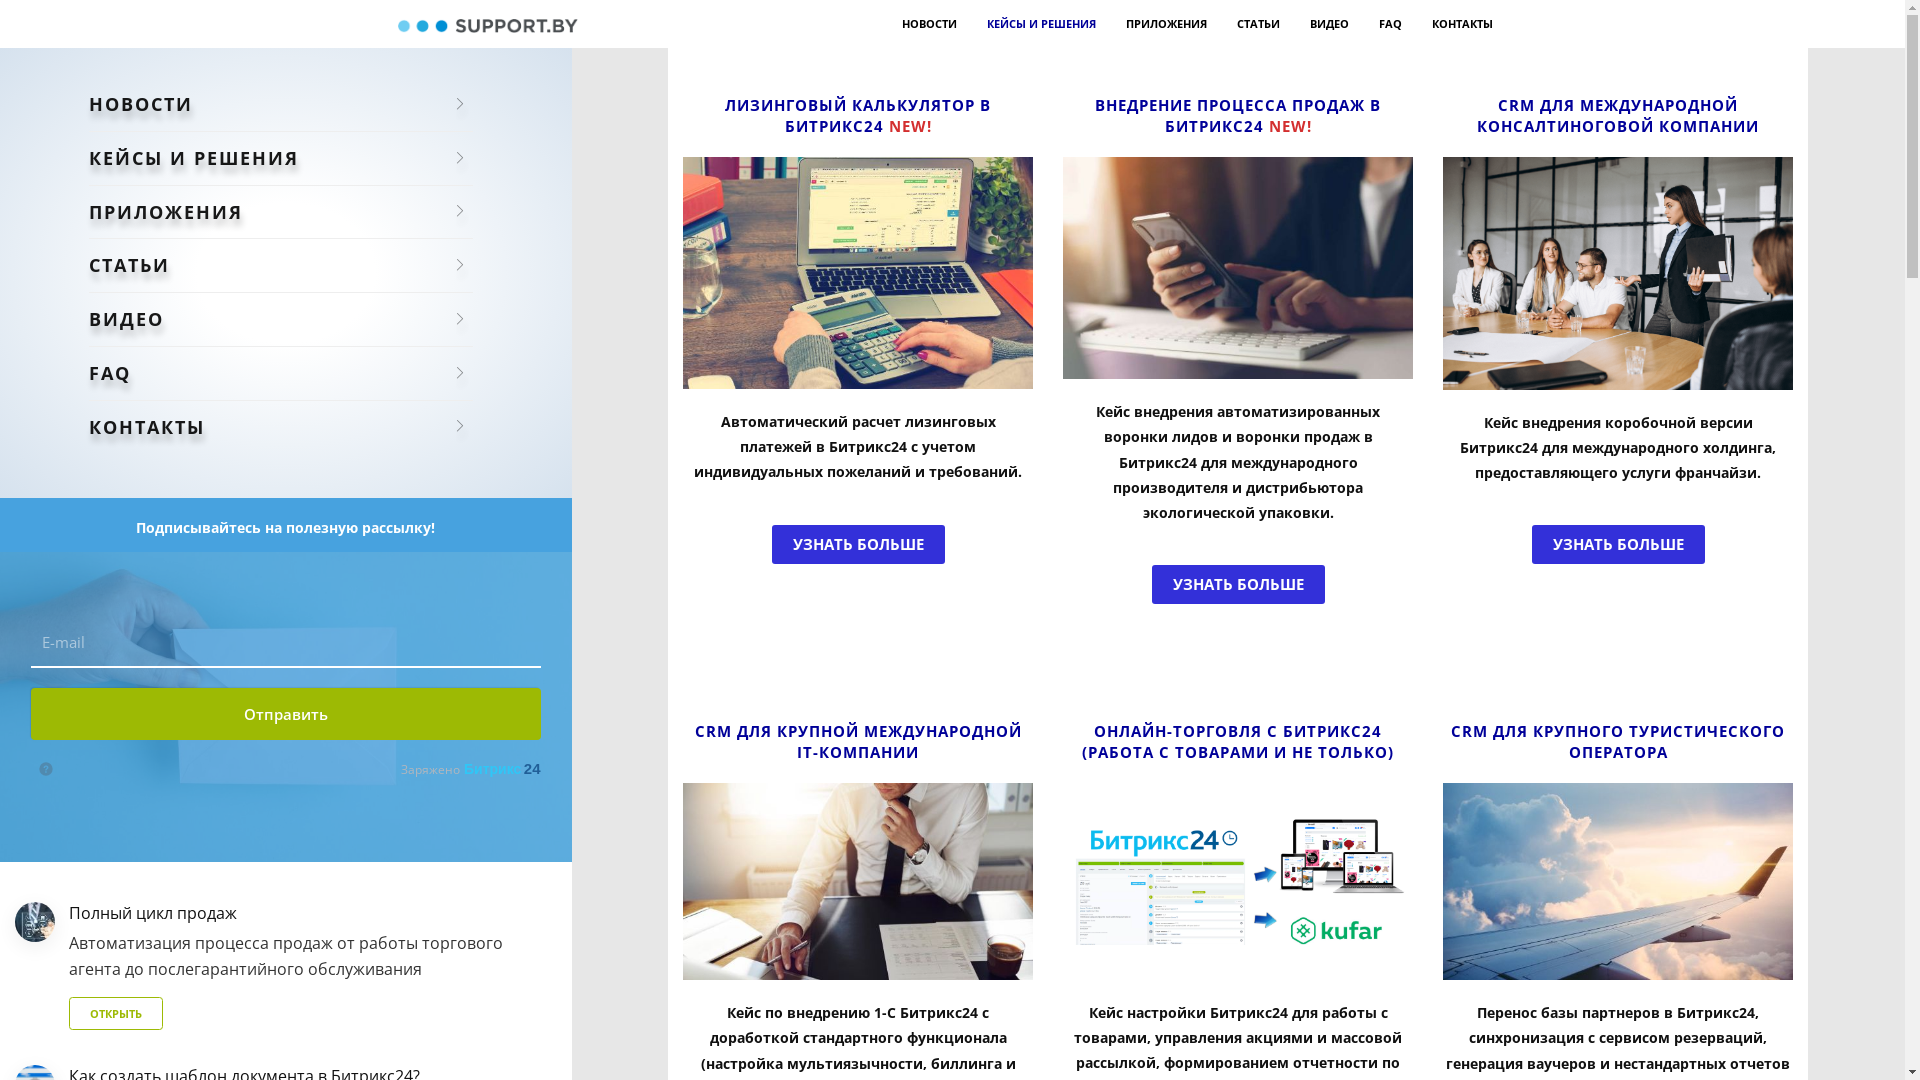 This screenshot has height=1080, width=1920. I want to click on 'FAQ', so click(280, 373).